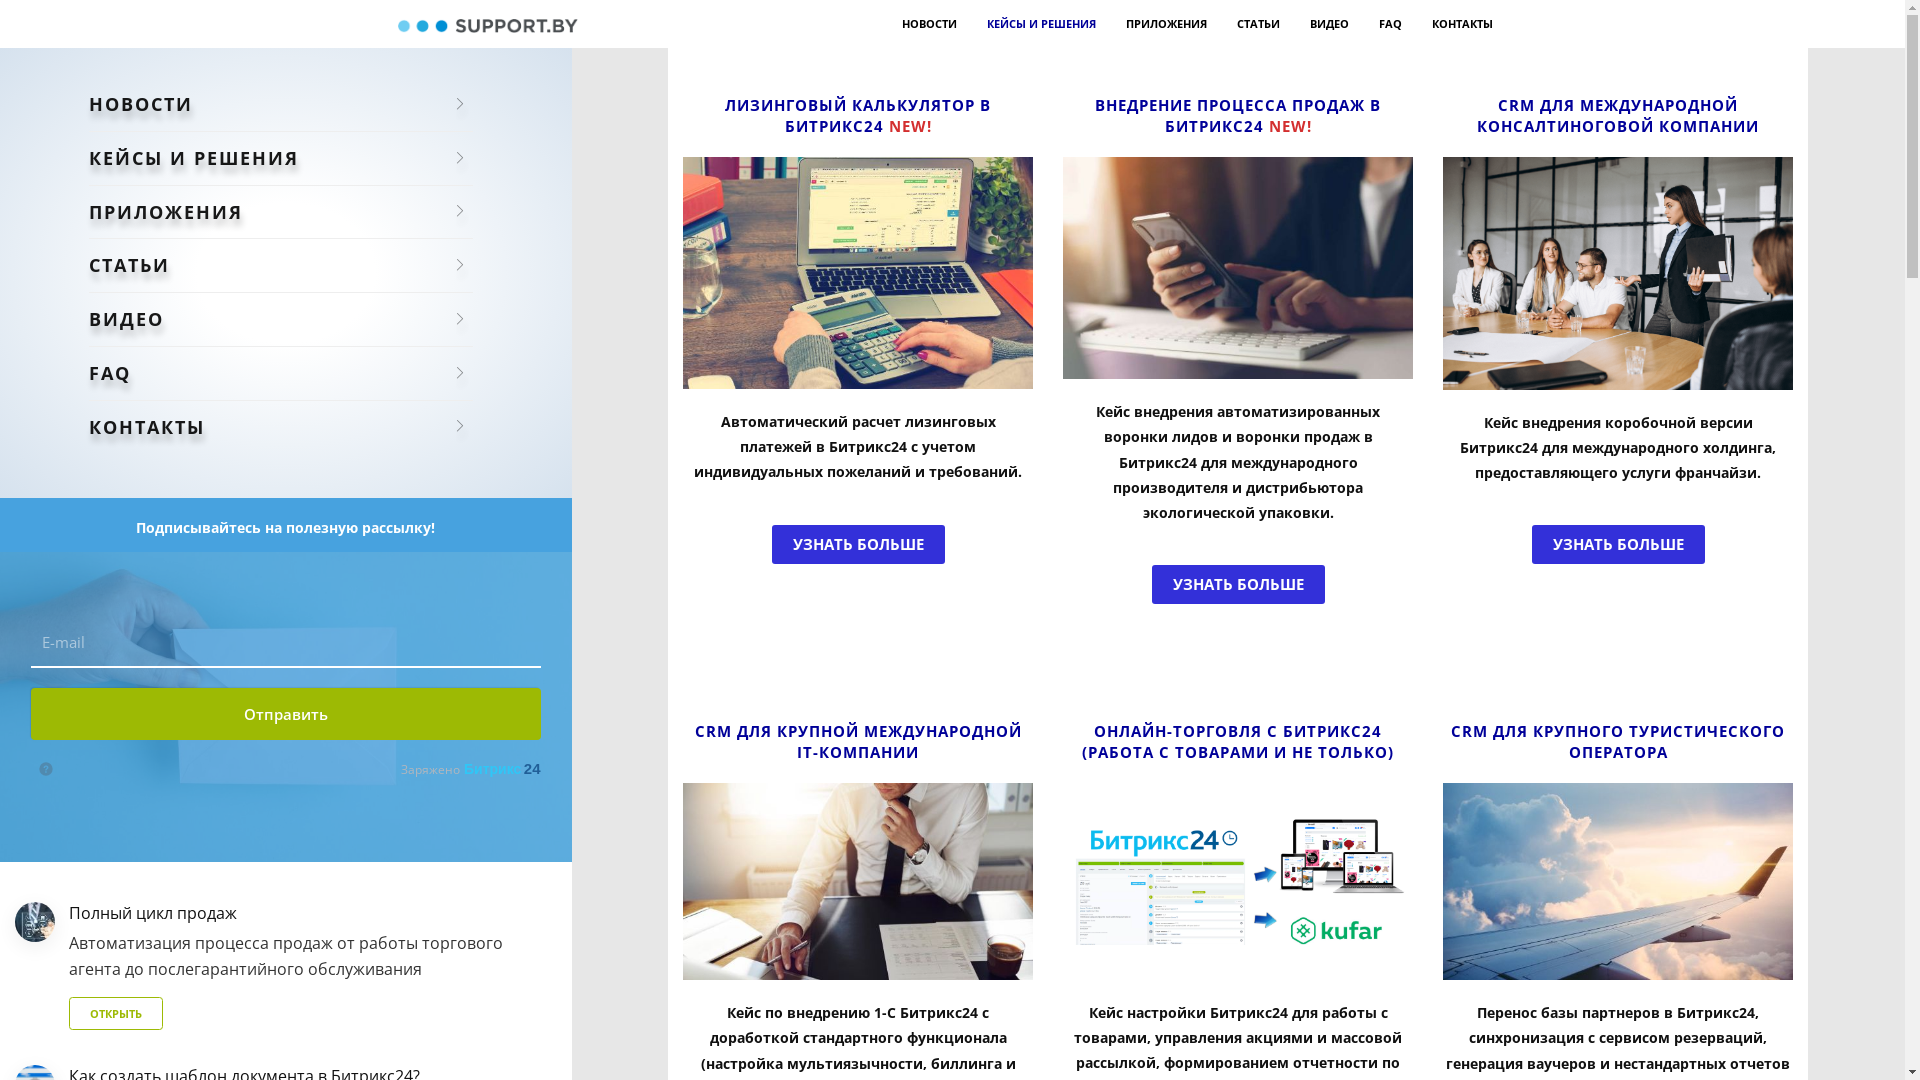 This screenshot has height=1080, width=1920. I want to click on 'FAQ', so click(280, 373).